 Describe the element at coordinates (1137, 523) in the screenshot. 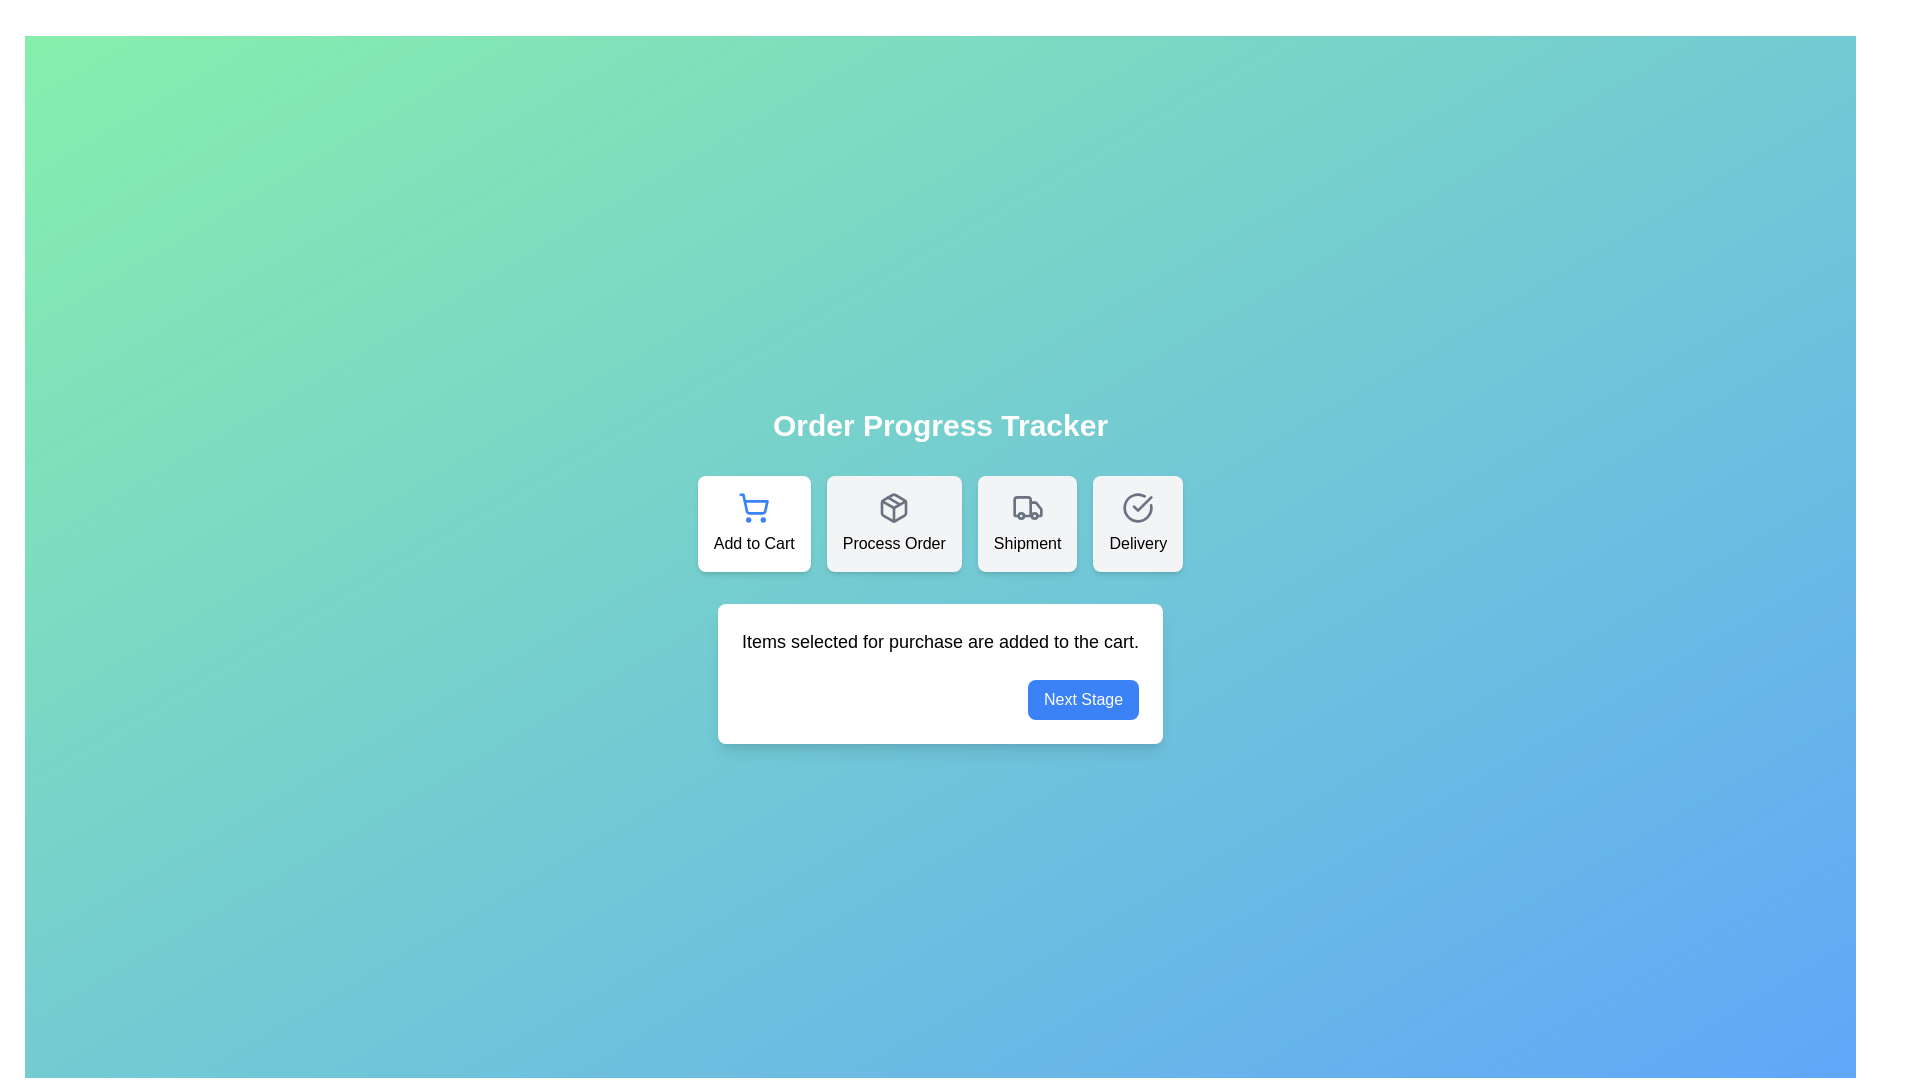

I see `the stage icon representing Delivery to select it` at that location.